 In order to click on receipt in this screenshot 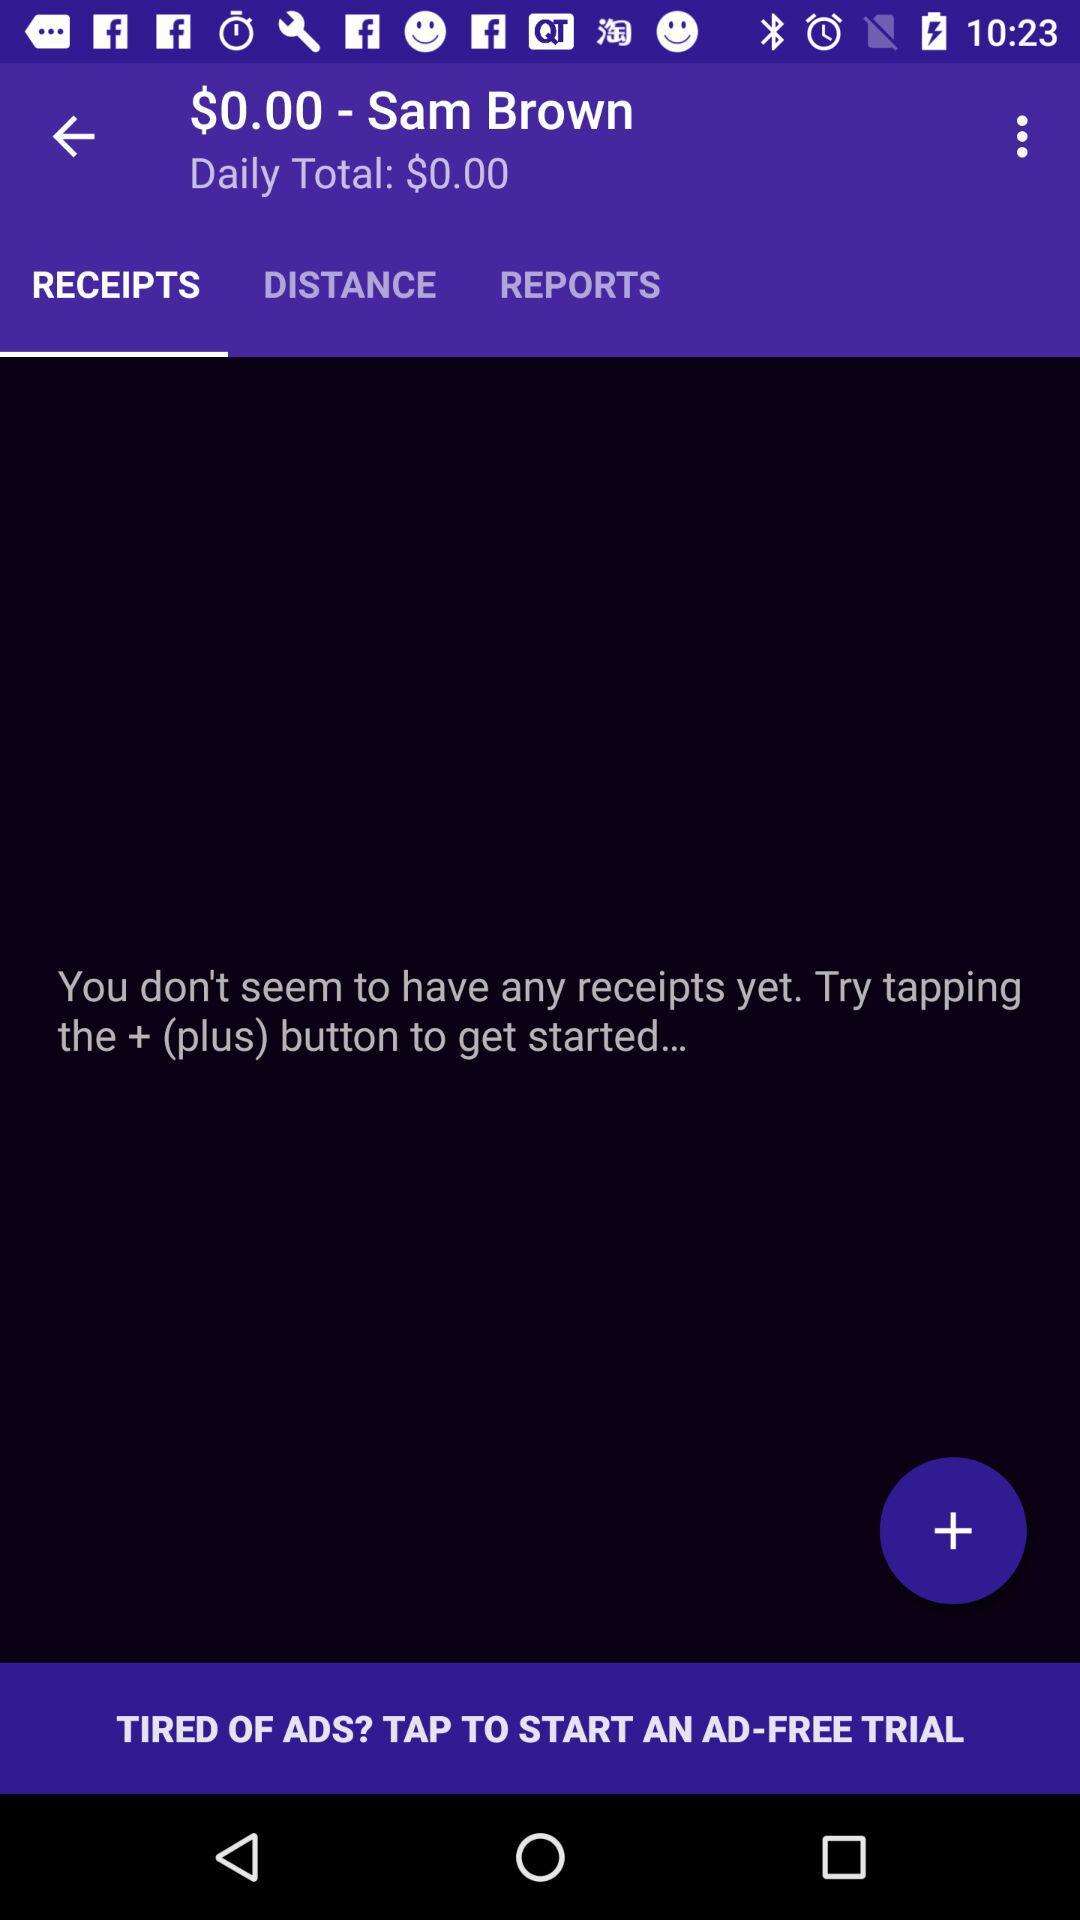, I will do `click(952, 1529)`.